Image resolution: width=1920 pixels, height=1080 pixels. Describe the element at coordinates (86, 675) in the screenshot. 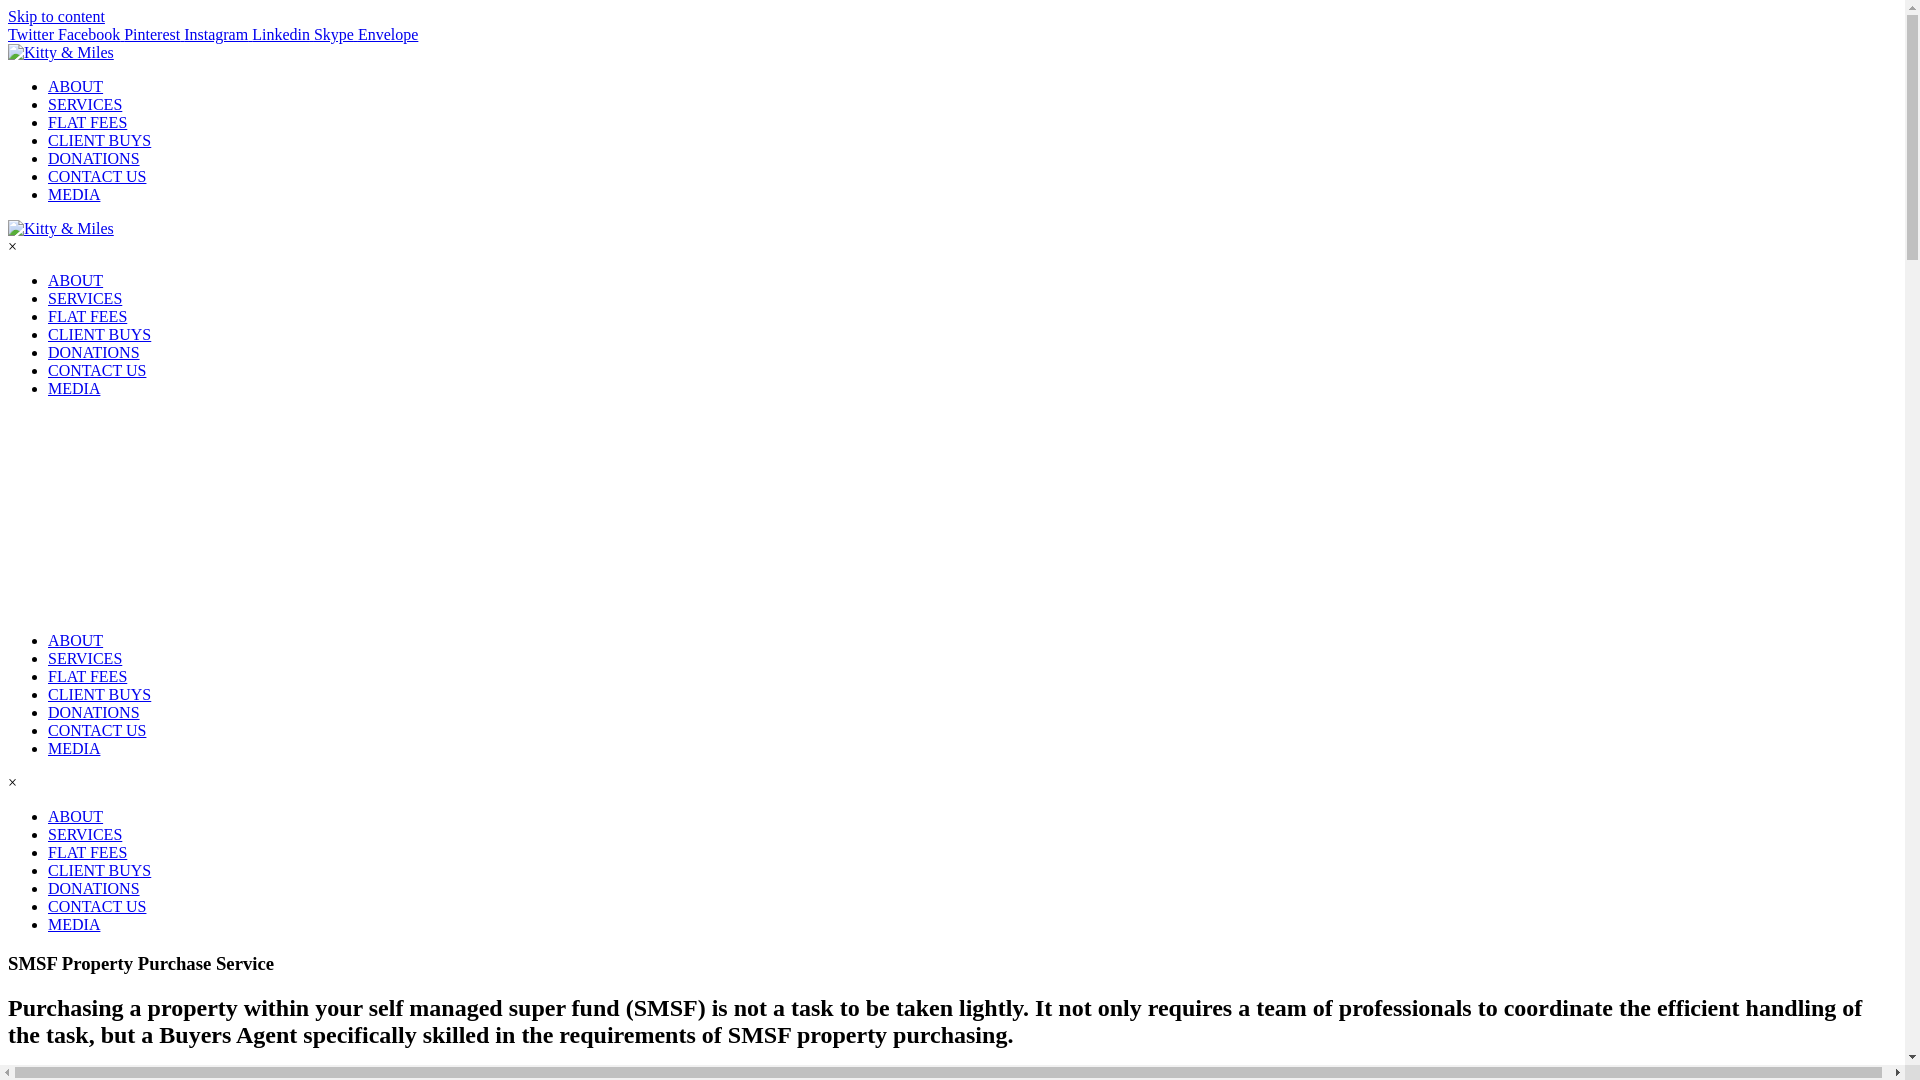

I see `'FLAT FEES'` at that location.